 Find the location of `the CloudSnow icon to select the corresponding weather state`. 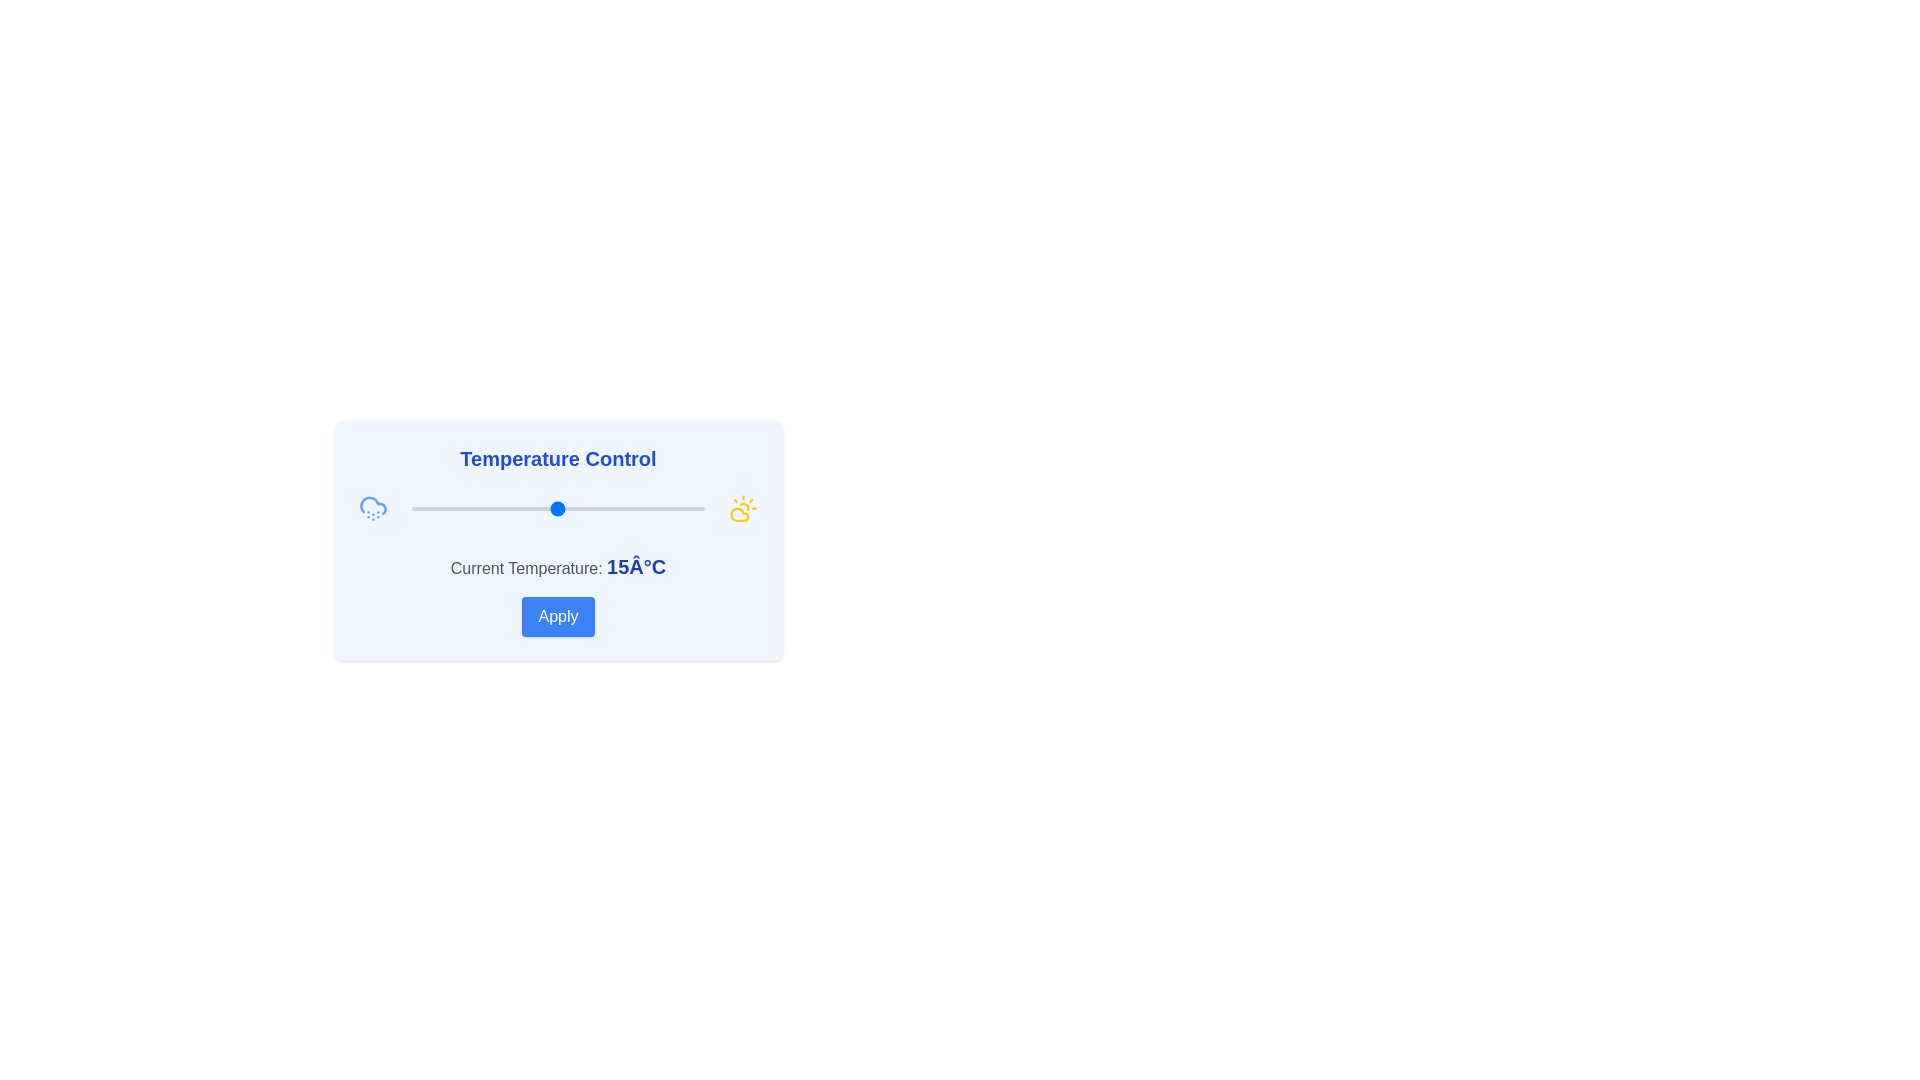

the CloudSnow icon to select the corresponding weather state is located at coordinates (373, 508).